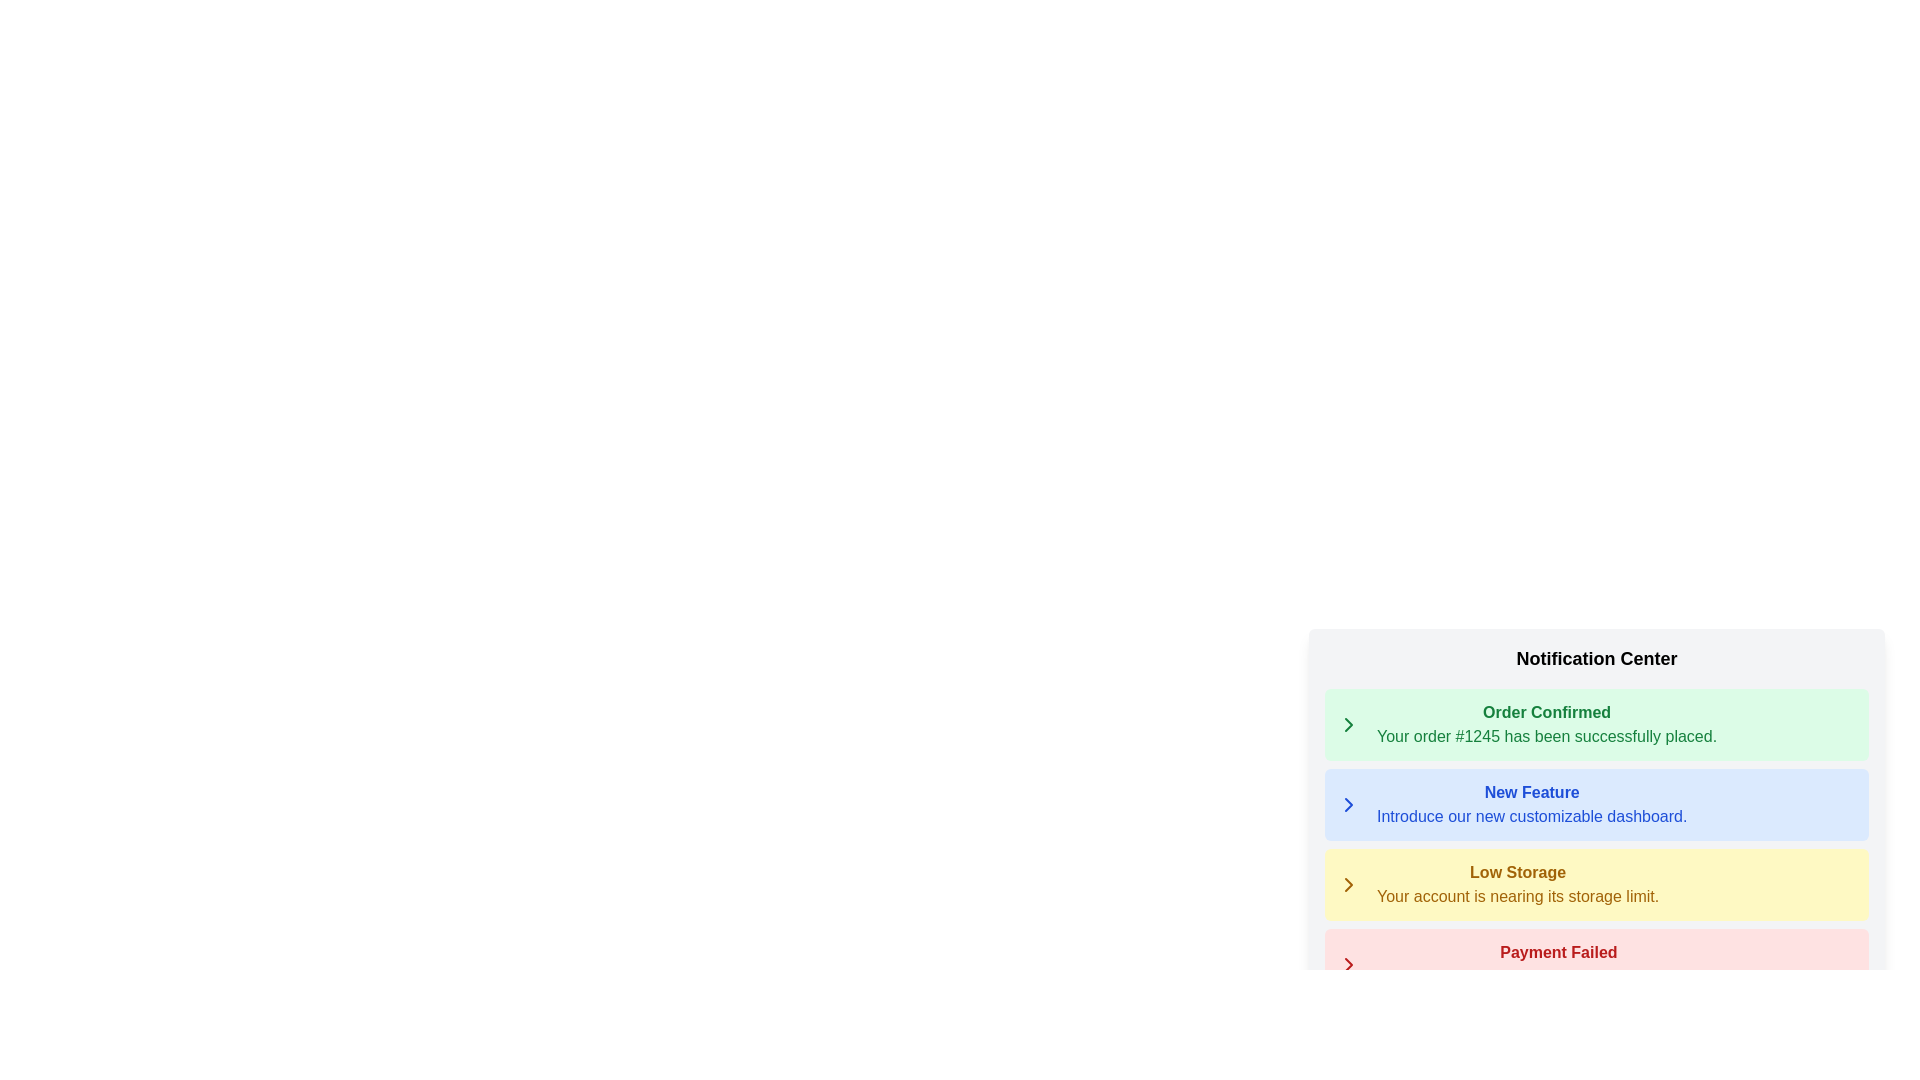 The image size is (1920, 1080). Describe the element at coordinates (1557, 951) in the screenshot. I see `the text element displaying 'Payment Failed' in bold font, located at the bottom of a light red notification card in the notification list` at that location.